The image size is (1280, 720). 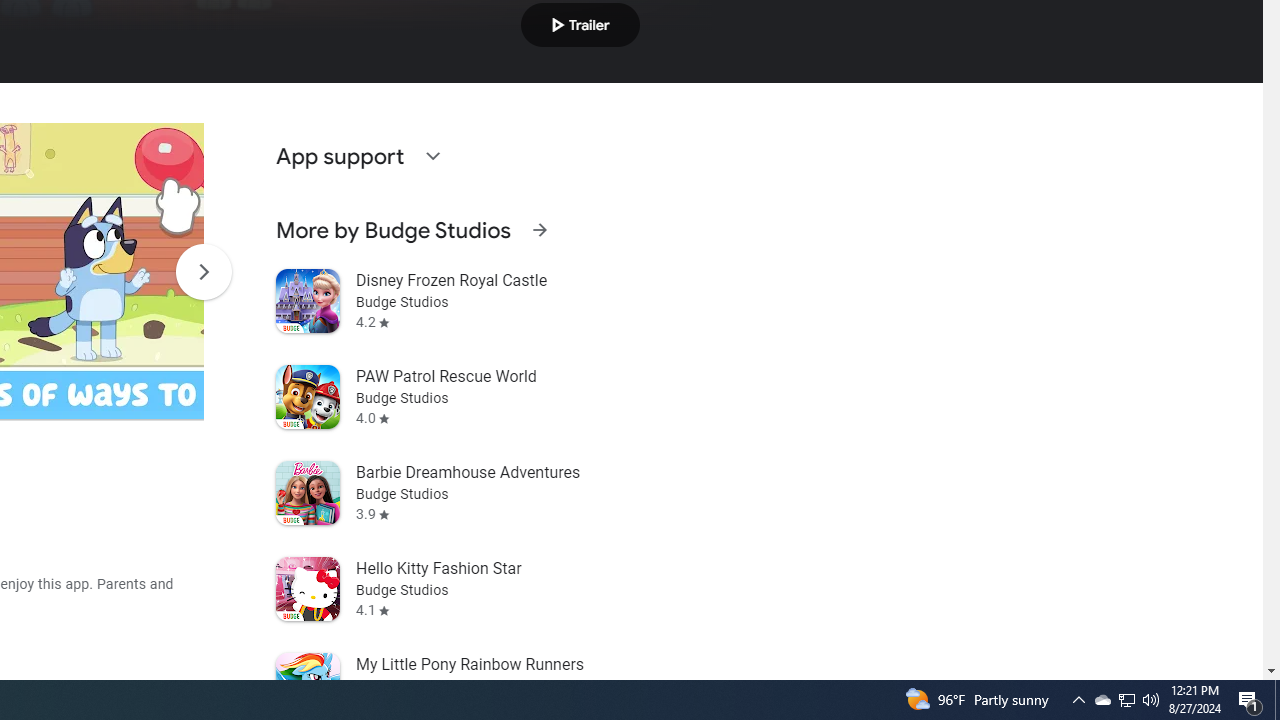 I want to click on 'Play trailer', so click(x=579, y=24).